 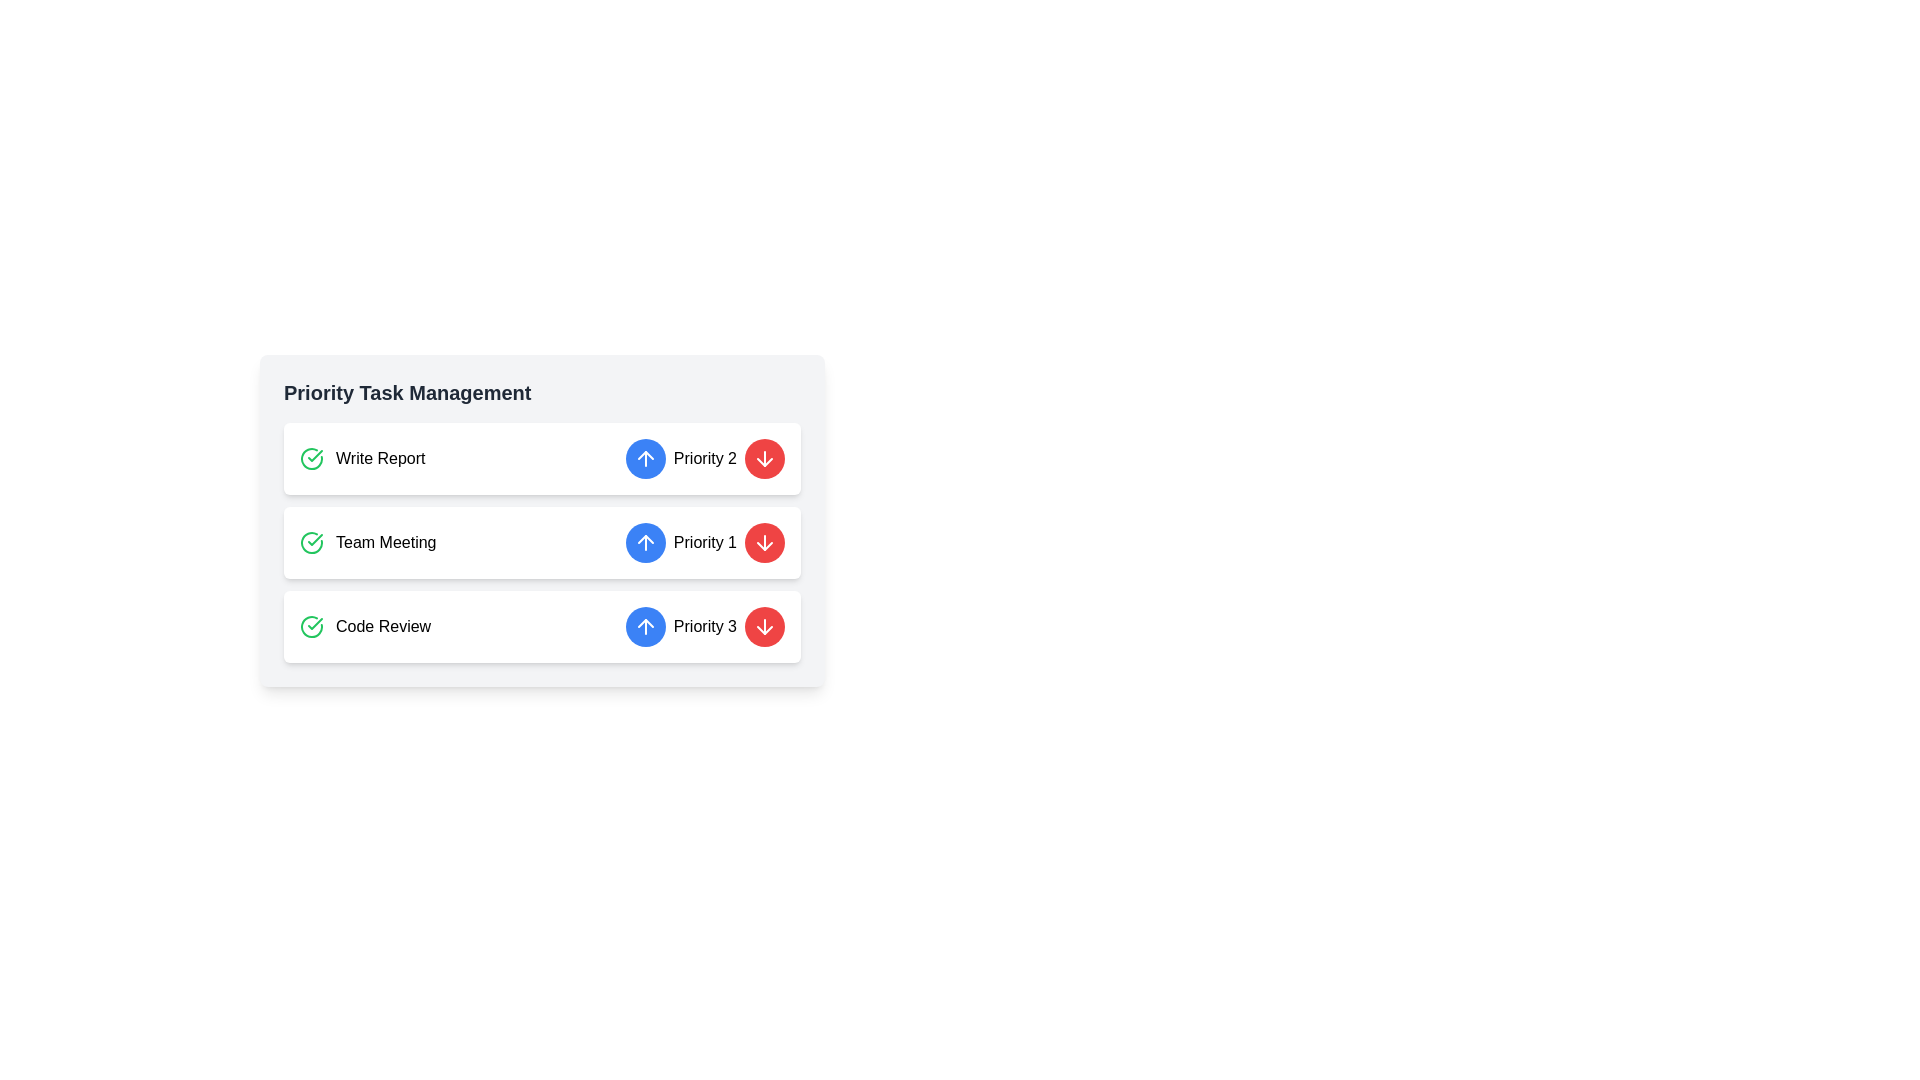 I want to click on keyboard navigation, so click(x=763, y=459).